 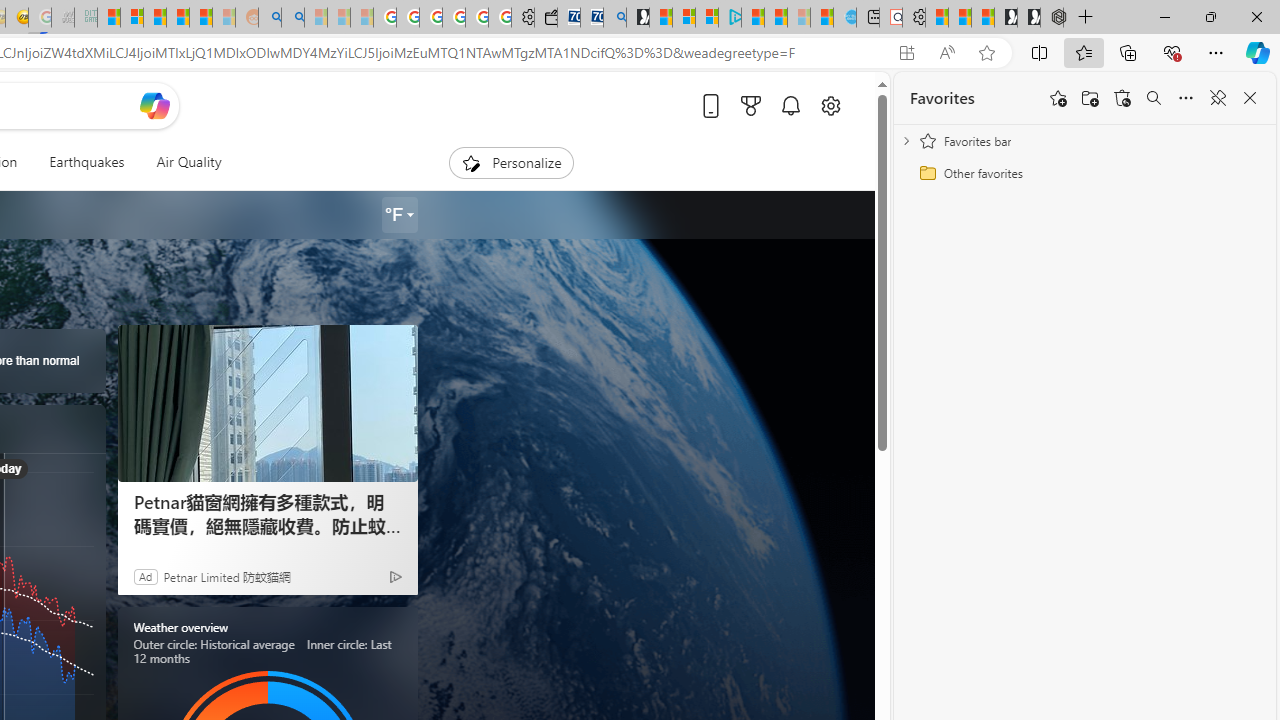 I want to click on 'Restore deleted favorites', so click(x=1122, y=98).